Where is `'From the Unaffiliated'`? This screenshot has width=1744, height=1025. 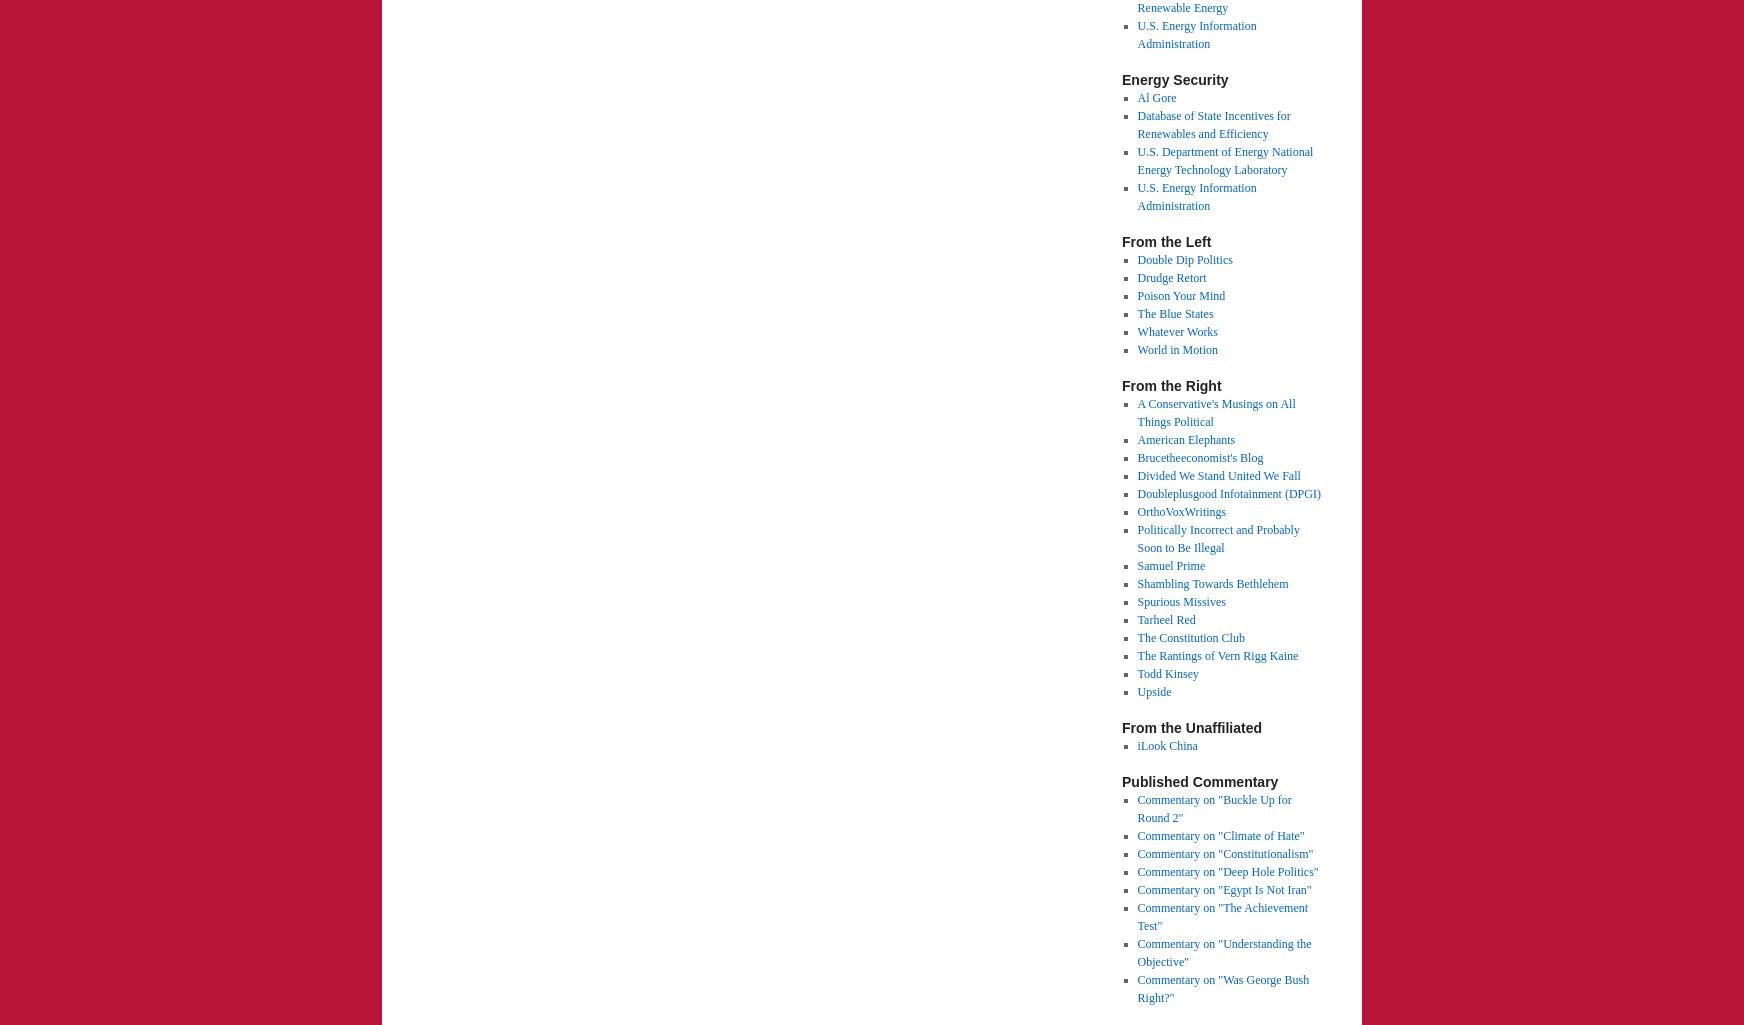 'From the Unaffiliated' is located at coordinates (1120, 726).